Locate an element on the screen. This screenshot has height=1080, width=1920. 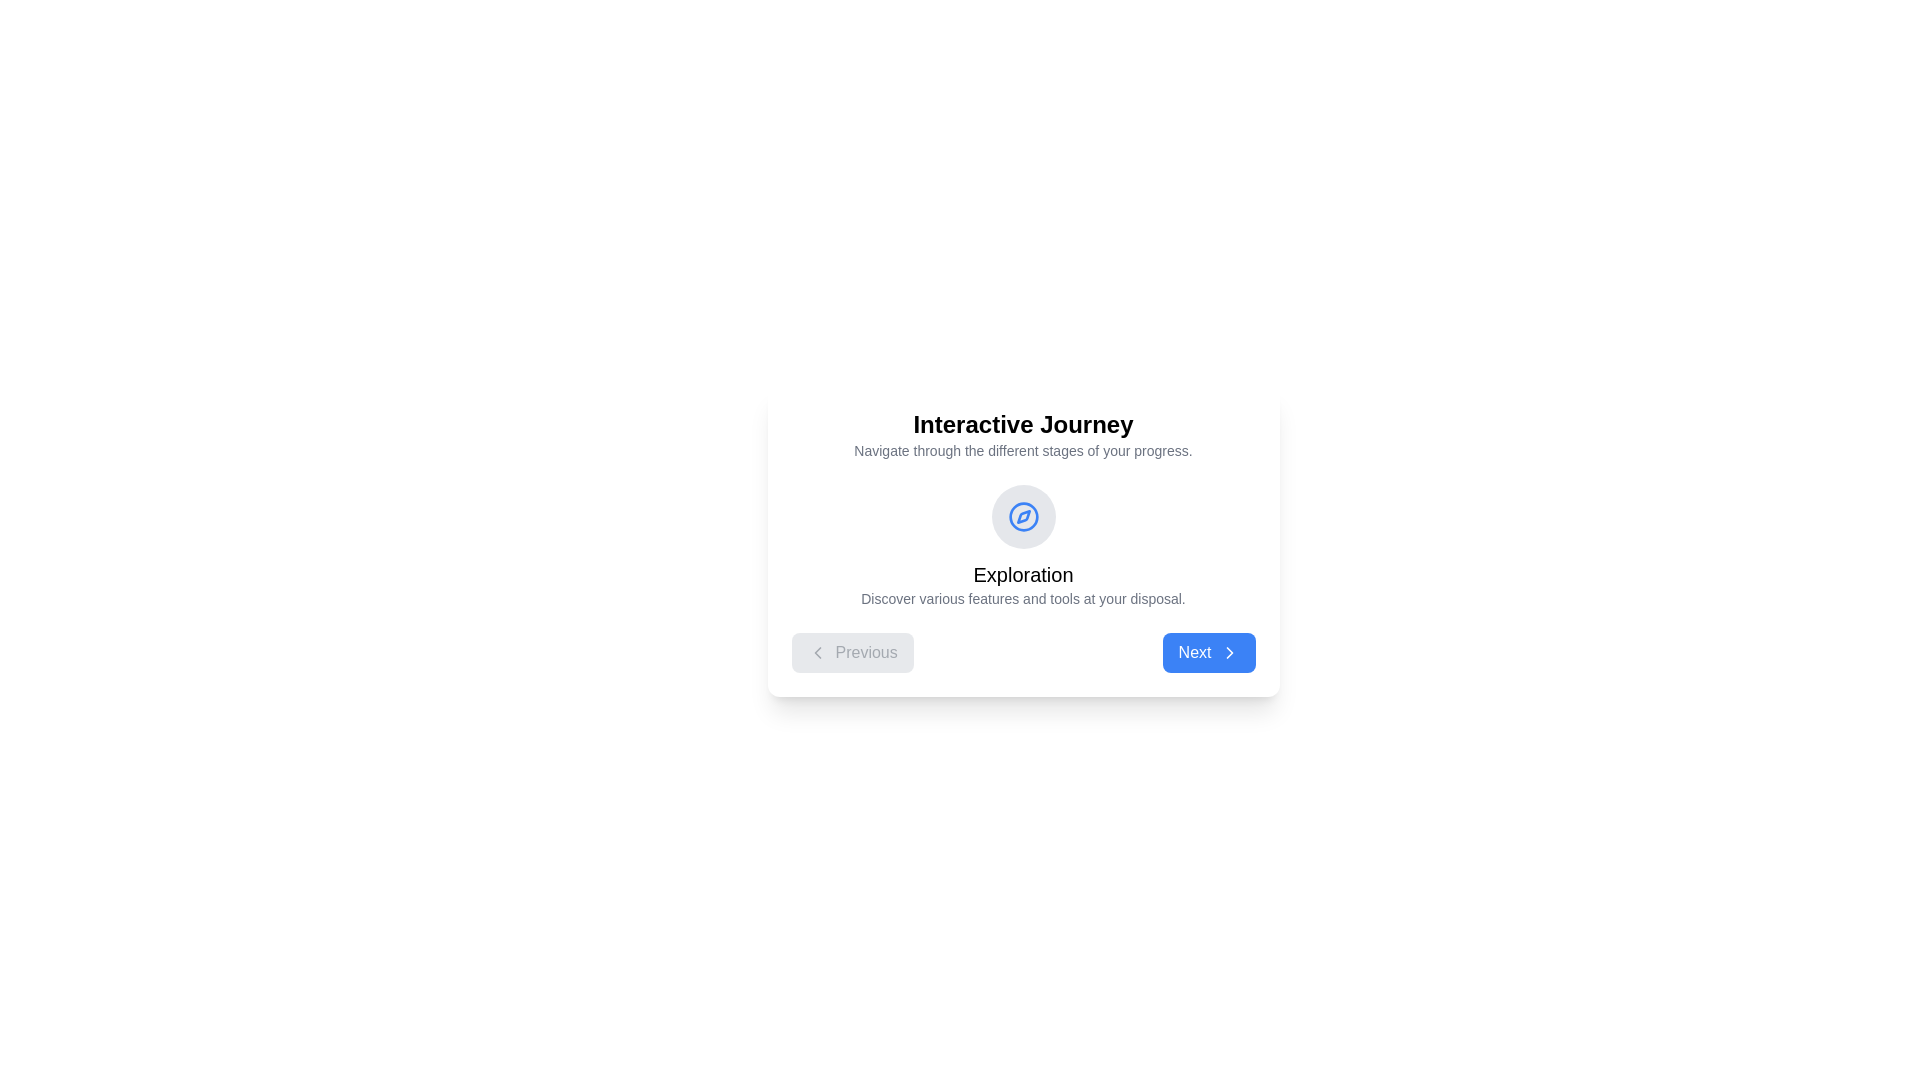
the SVG circle element with a blue border, which is part of a compass icon, located centrally within the compass illustration is located at coordinates (1023, 515).